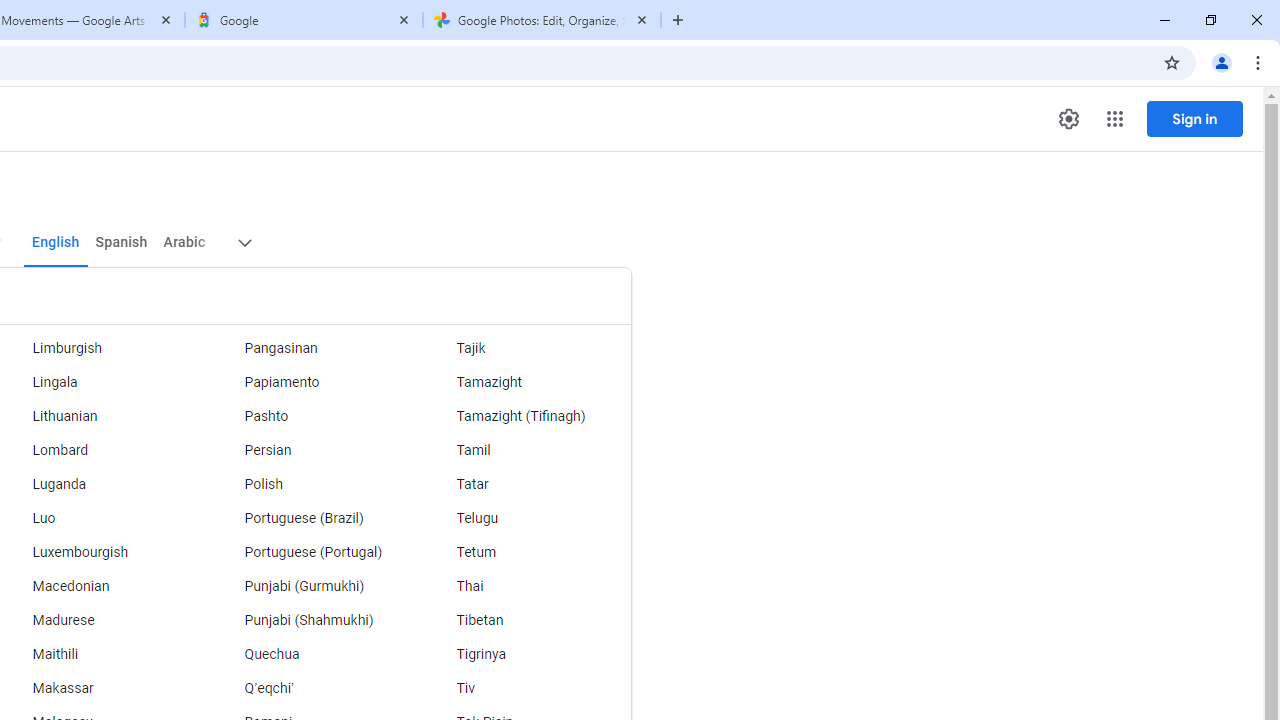 This screenshot has width=1280, height=720. What do you see at coordinates (525, 552) in the screenshot?
I see `'Tetum'` at bounding box center [525, 552].